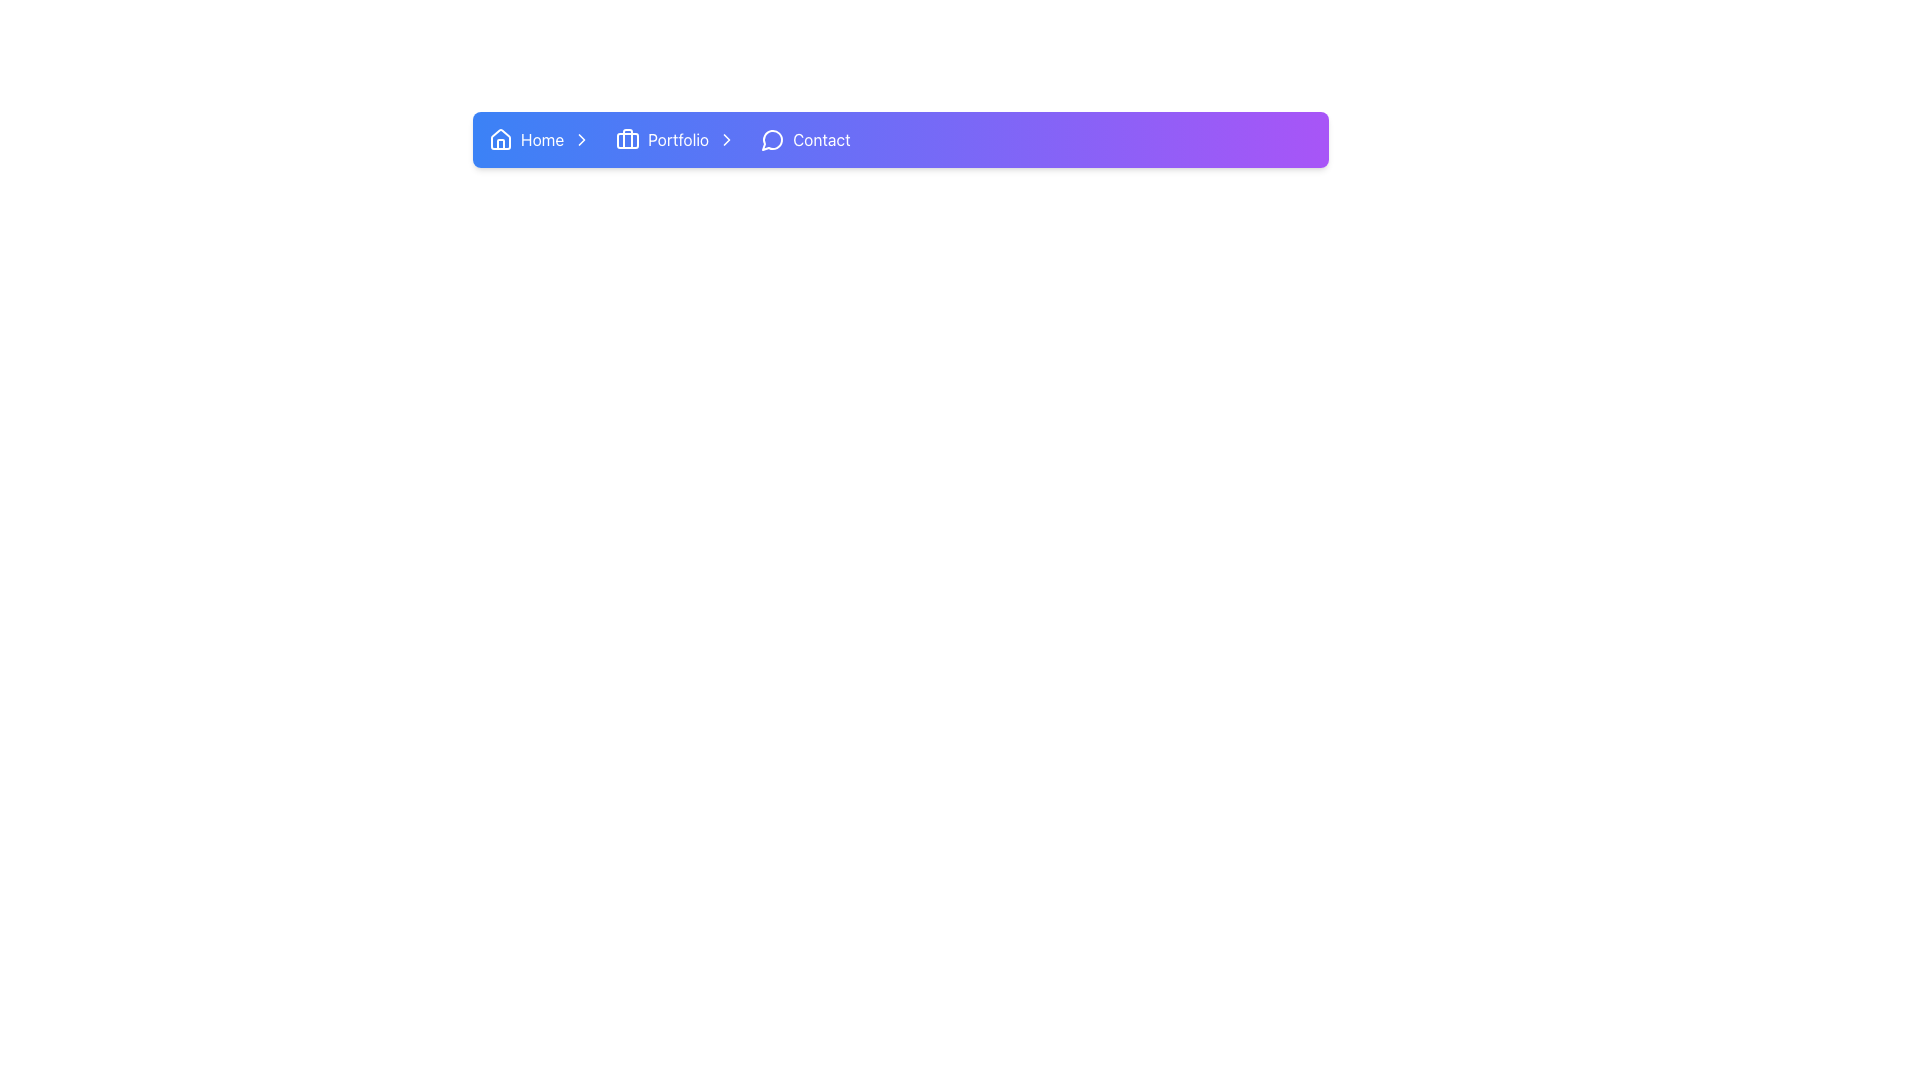 The height and width of the screenshot is (1080, 1920). What do you see at coordinates (500, 138) in the screenshot?
I see `the house-shaped icon in the breadcrumb navigation bar` at bounding box center [500, 138].